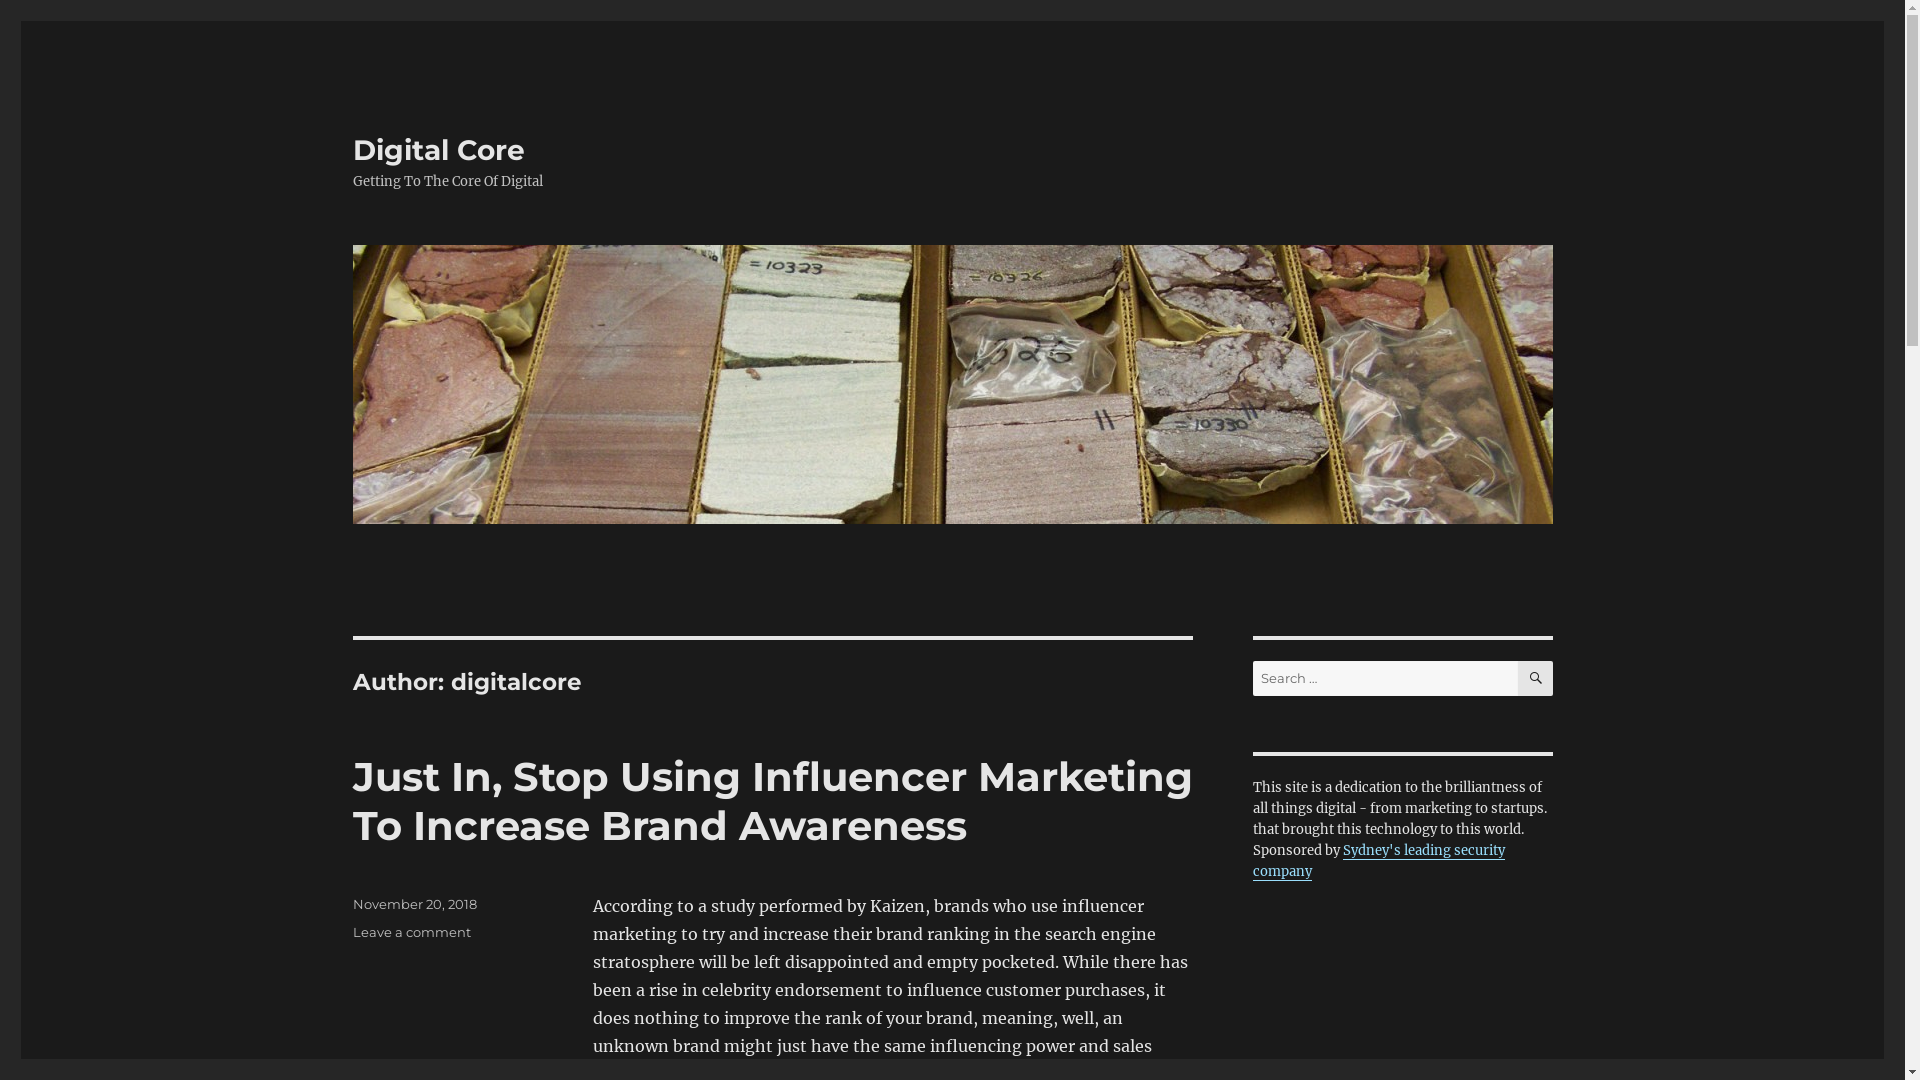 This screenshot has height=1080, width=1920. I want to click on 'Digital Core', so click(436, 149).